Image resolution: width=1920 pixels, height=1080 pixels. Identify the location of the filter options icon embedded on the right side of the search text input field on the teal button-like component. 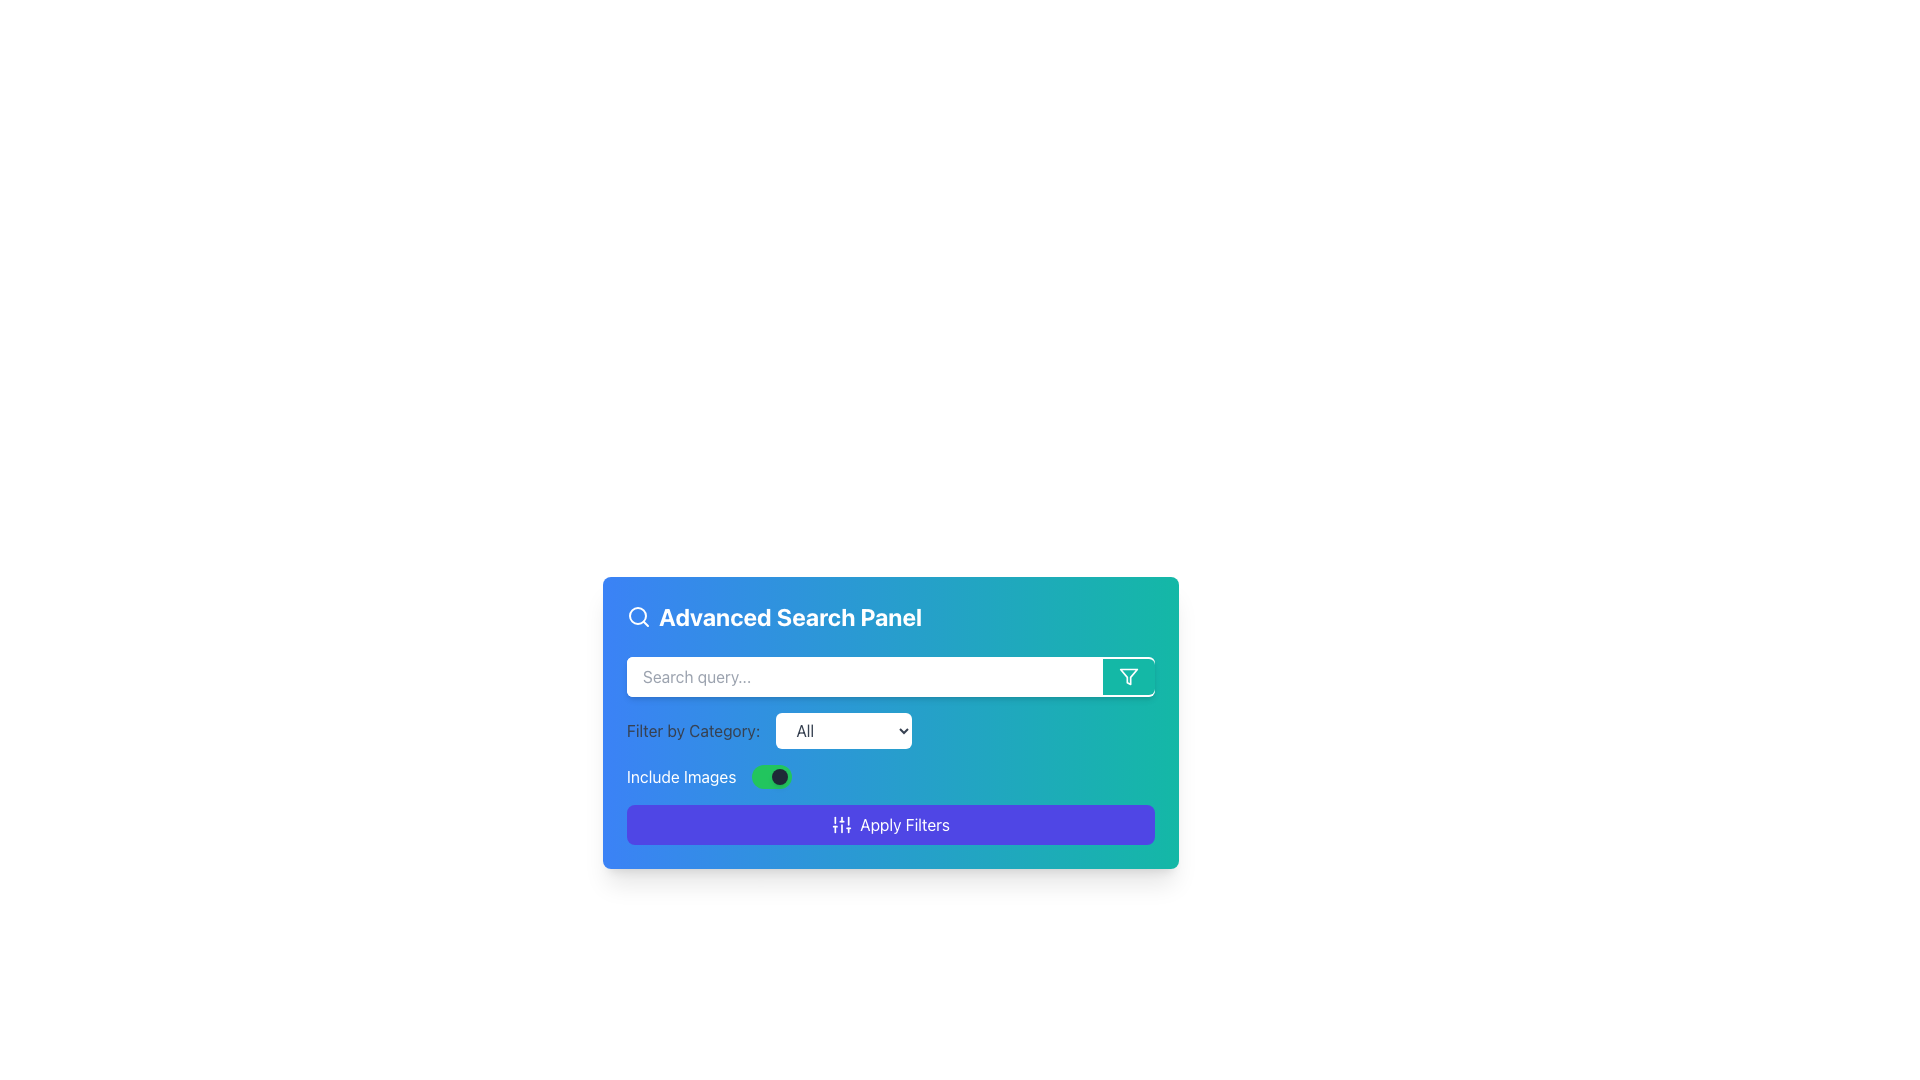
(1128, 676).